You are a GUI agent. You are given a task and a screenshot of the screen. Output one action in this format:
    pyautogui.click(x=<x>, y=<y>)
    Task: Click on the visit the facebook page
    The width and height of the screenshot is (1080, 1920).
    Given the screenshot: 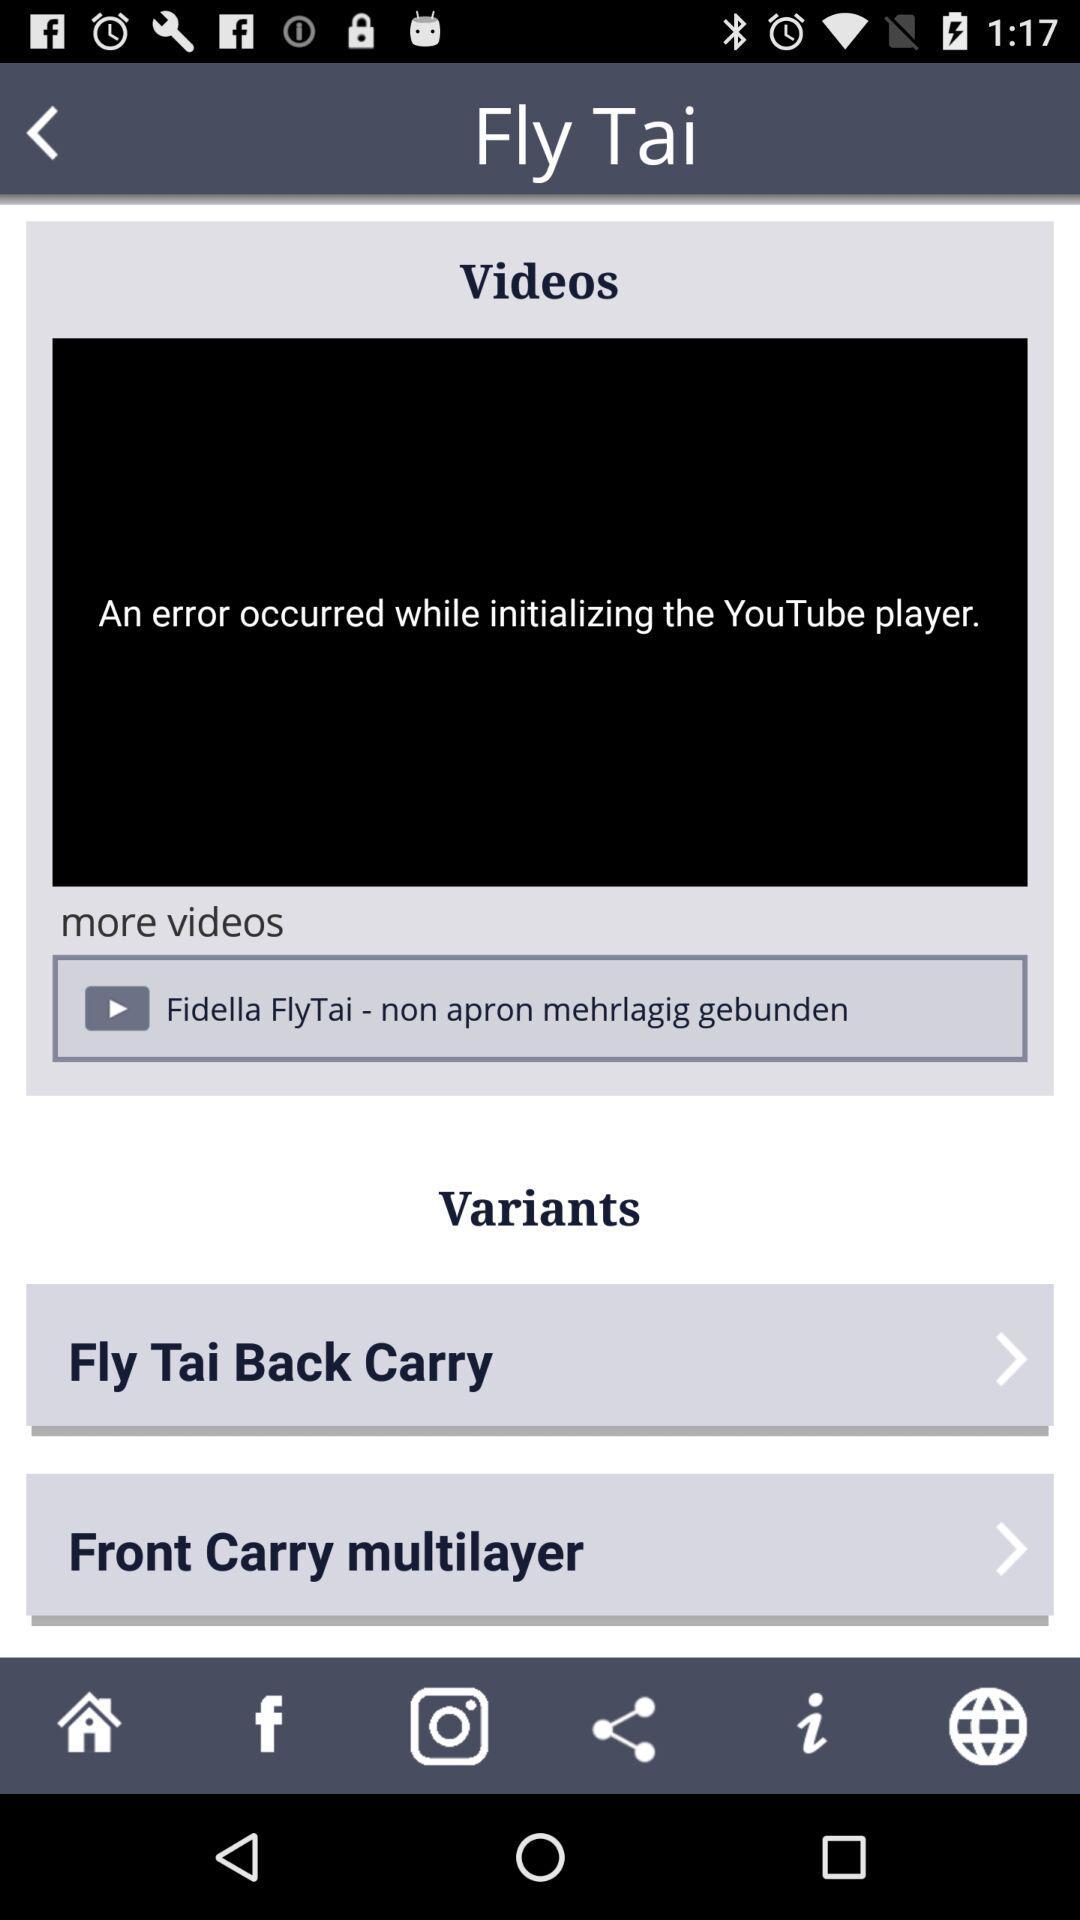 What is the action you would take?
    pyautogui.click(x=270, y=1724)
    